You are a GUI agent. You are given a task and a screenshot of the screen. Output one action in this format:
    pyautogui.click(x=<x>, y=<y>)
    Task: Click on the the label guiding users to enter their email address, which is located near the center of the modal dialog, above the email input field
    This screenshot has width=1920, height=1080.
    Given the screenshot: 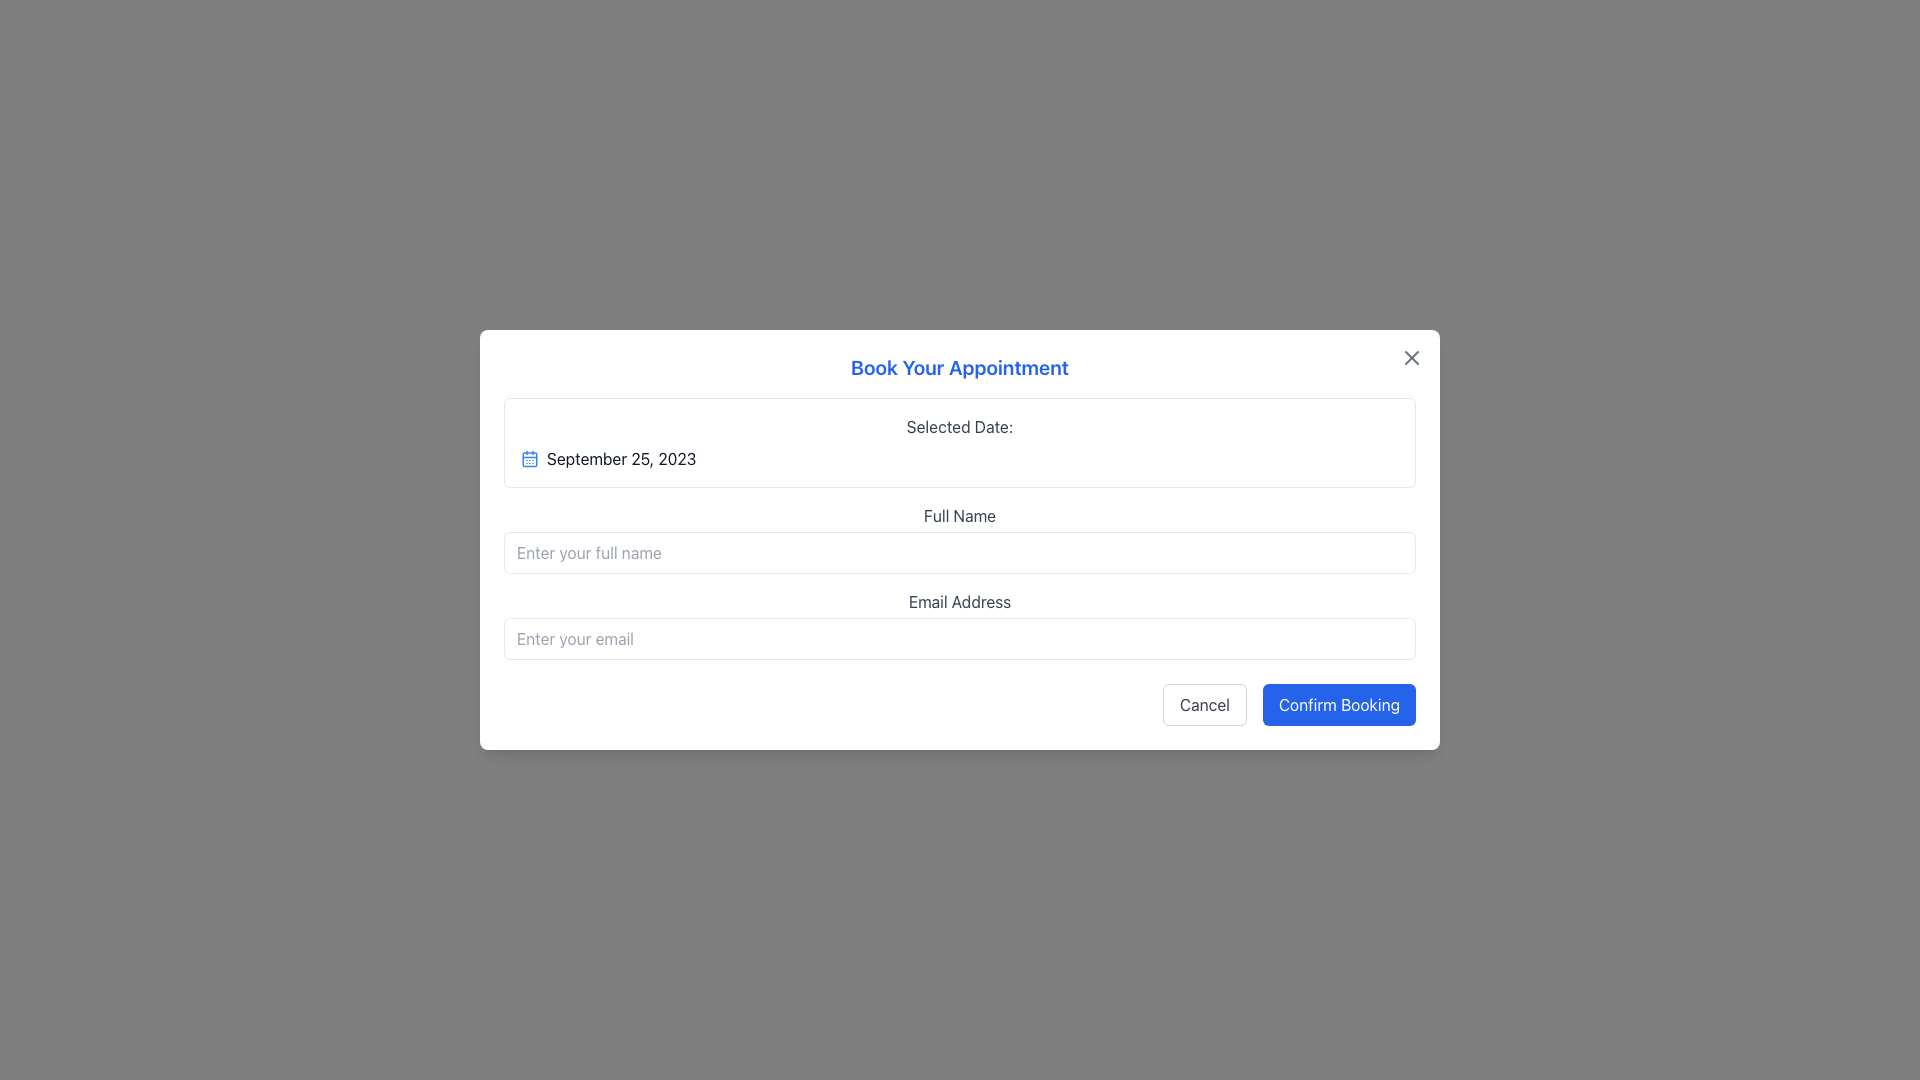 What is the action you would take?
    pyautogui.click(x=960, y=600)
    